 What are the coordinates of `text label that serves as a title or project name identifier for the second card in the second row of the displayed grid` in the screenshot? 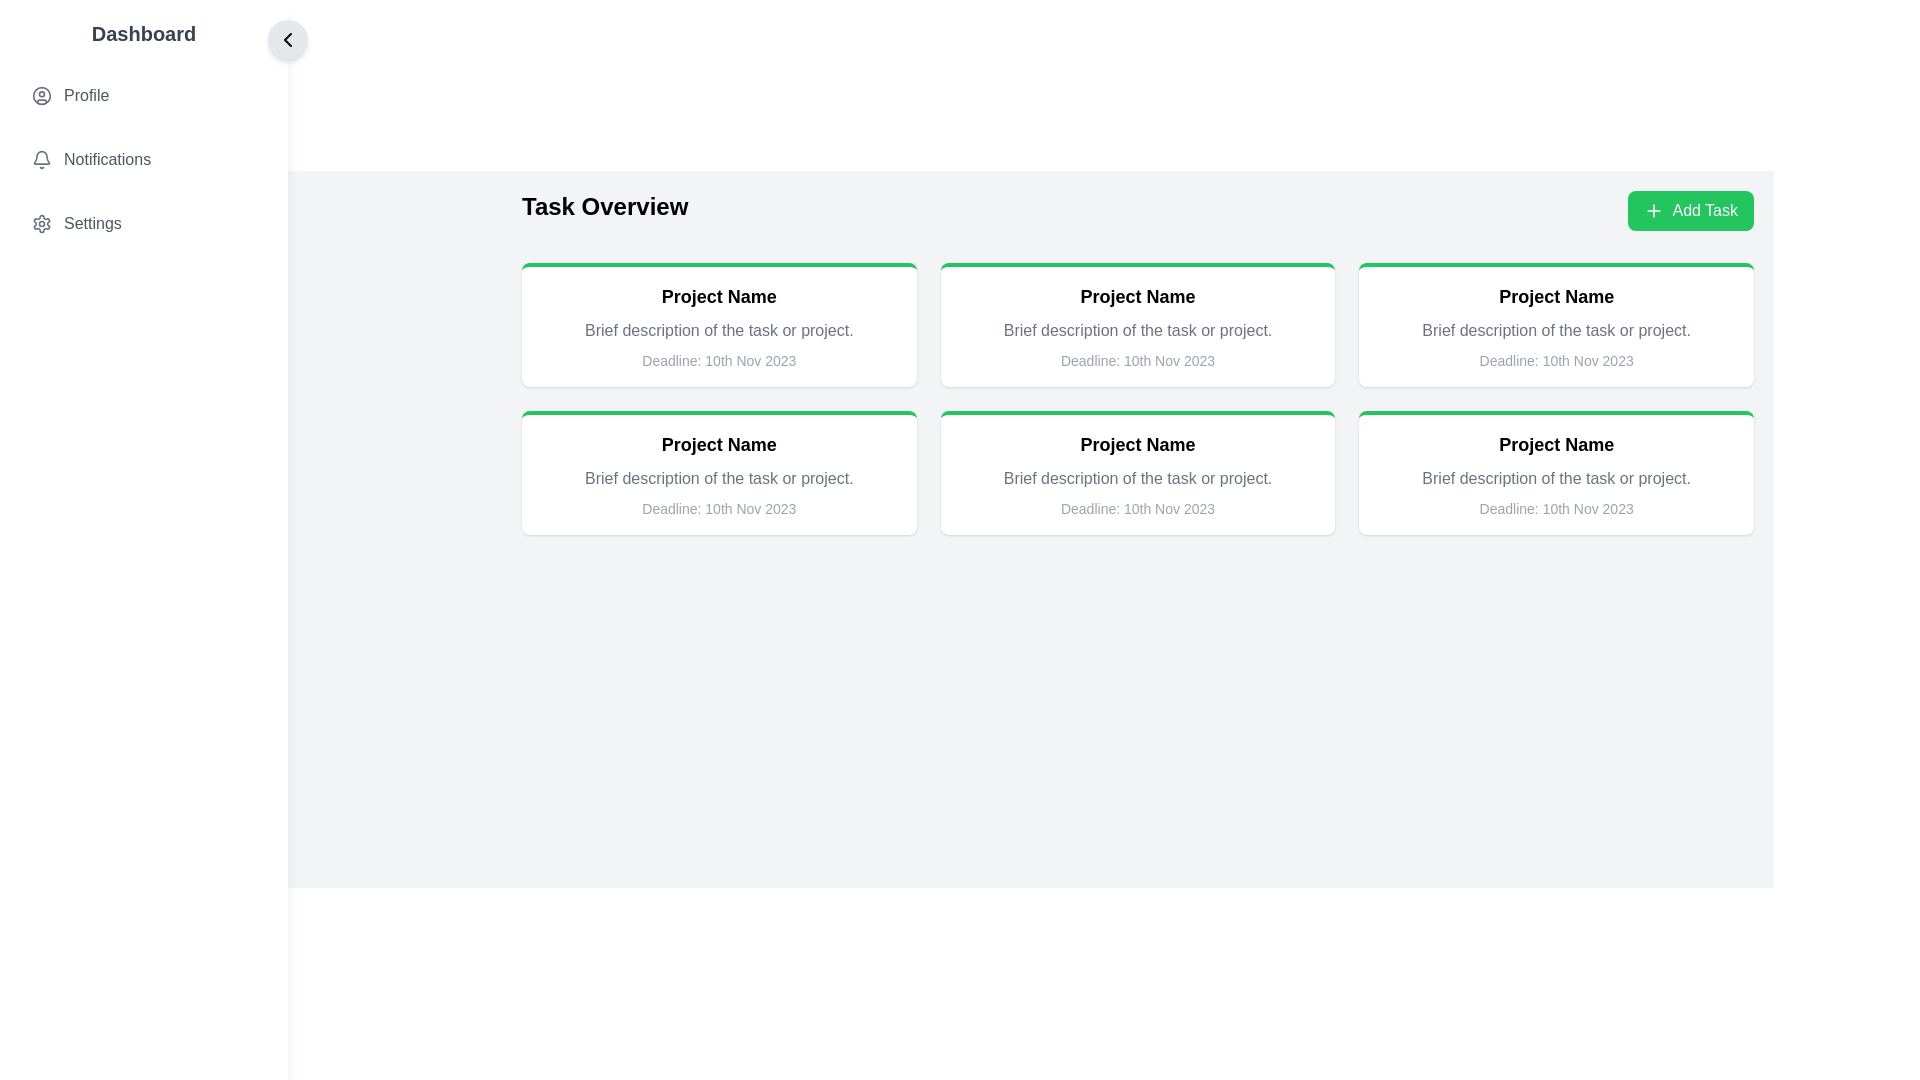 It's located at (1555, 443).